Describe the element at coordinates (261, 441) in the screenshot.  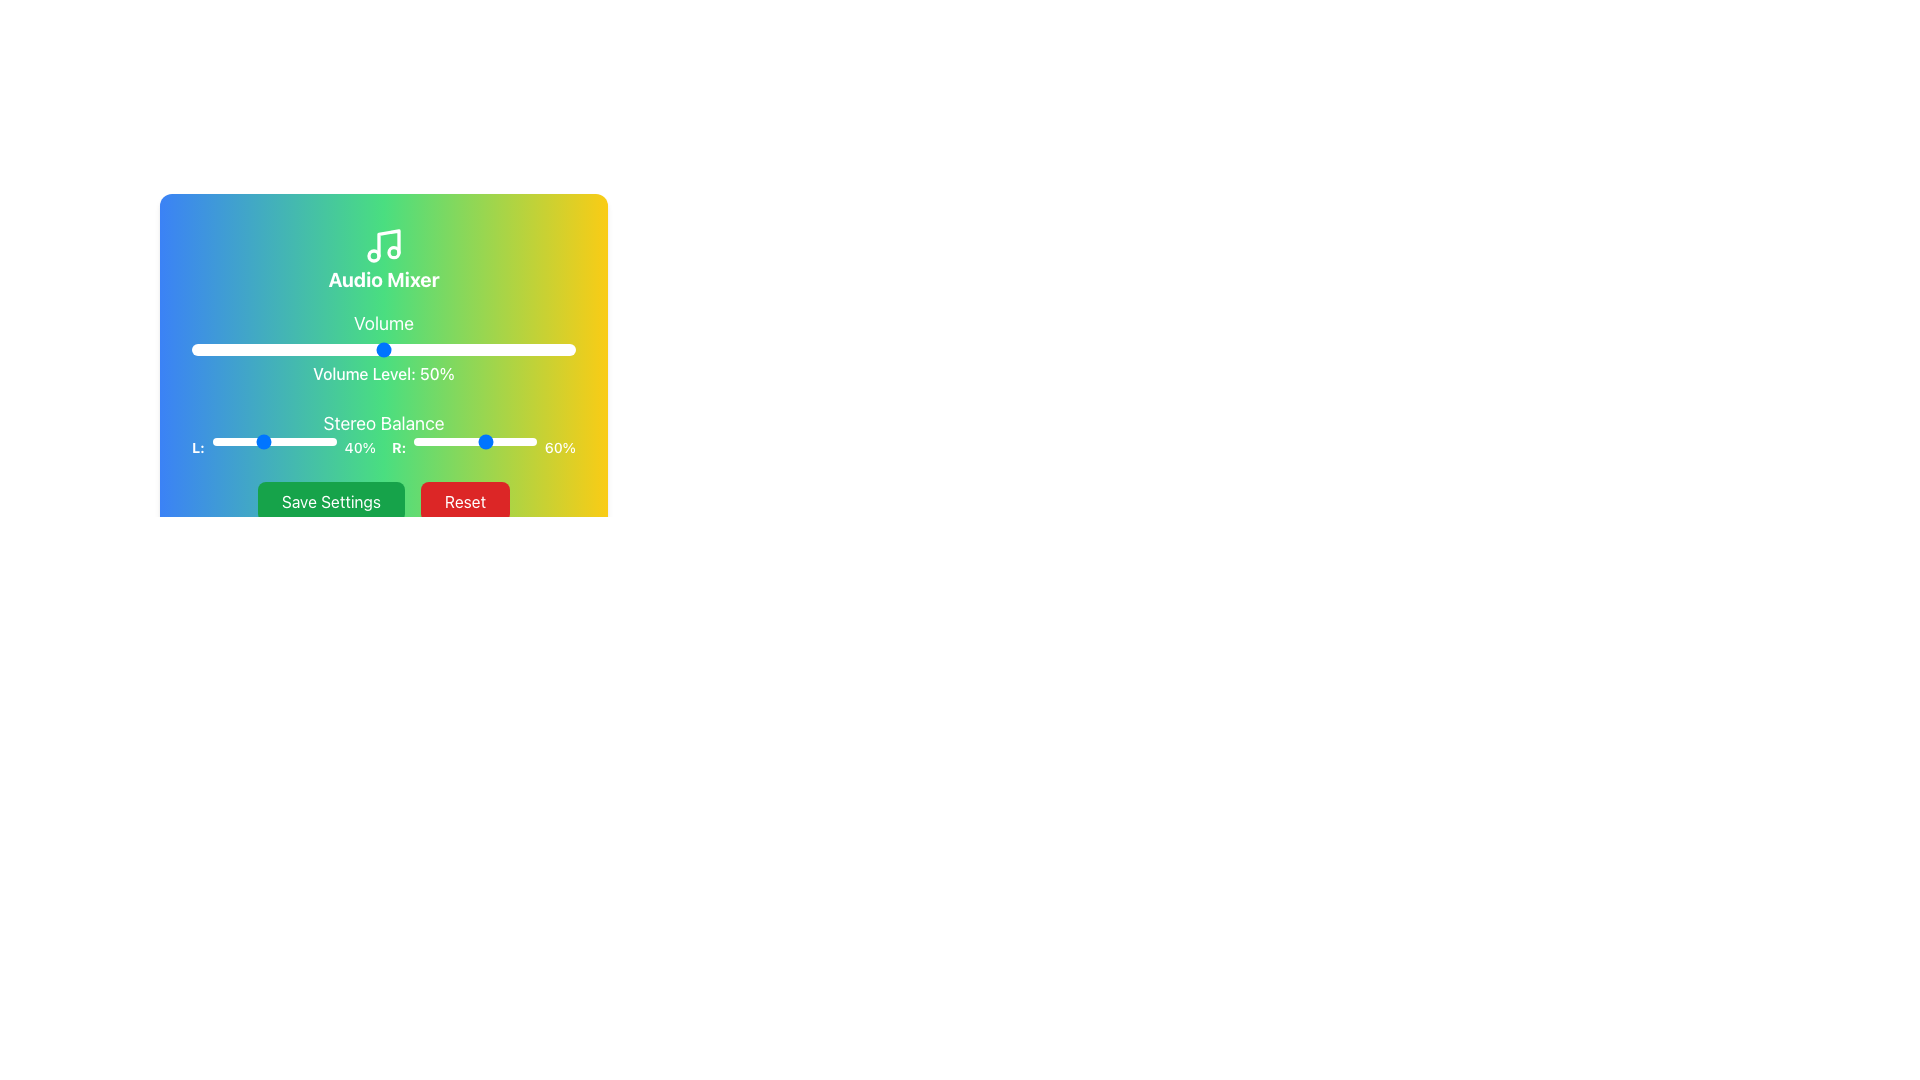
I see `the slider` at that location.